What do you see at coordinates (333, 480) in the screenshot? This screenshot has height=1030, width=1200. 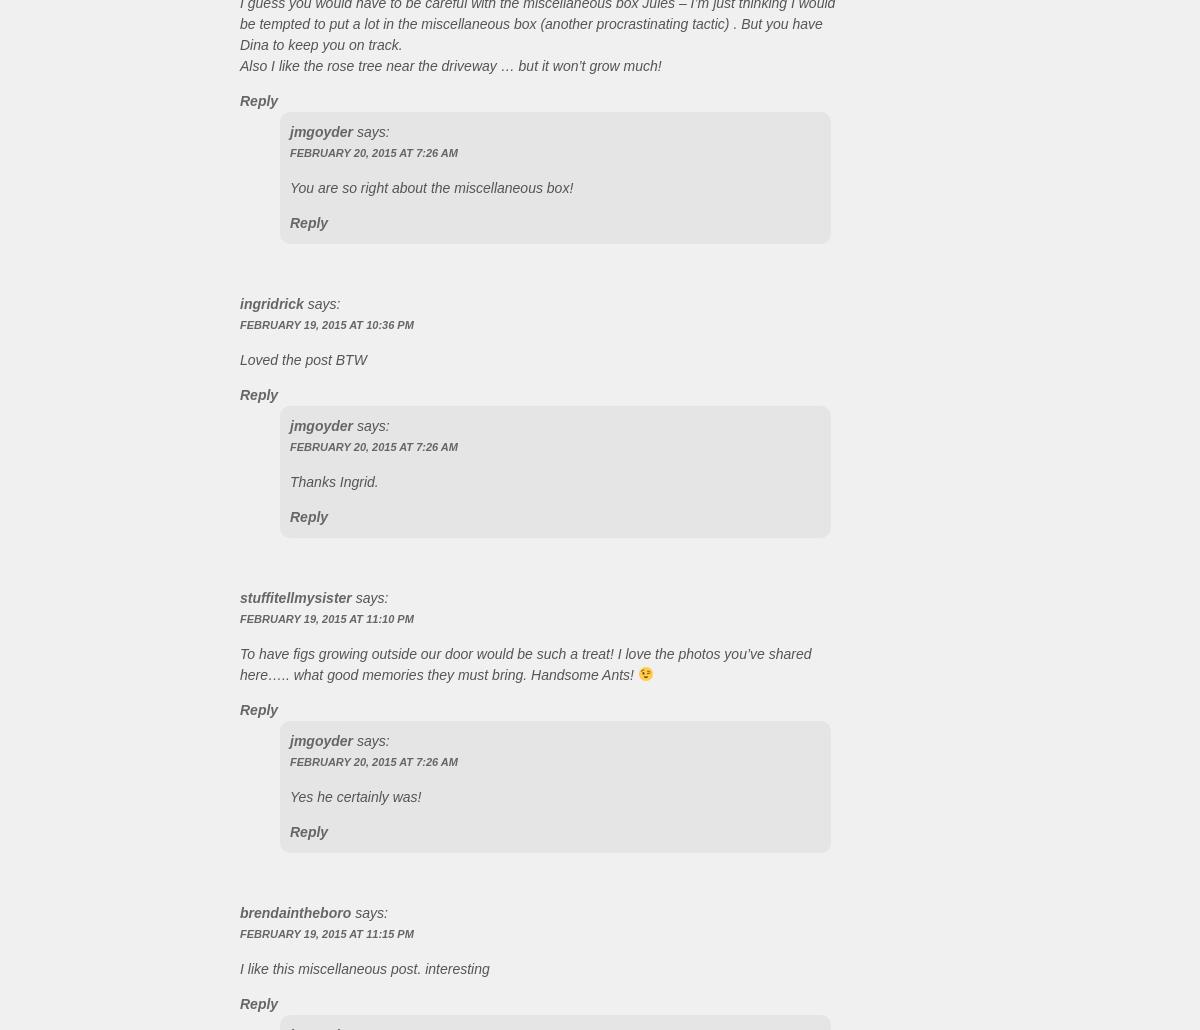 I see `'Thanks Ingrid.'` at bounding box center [333, 480].